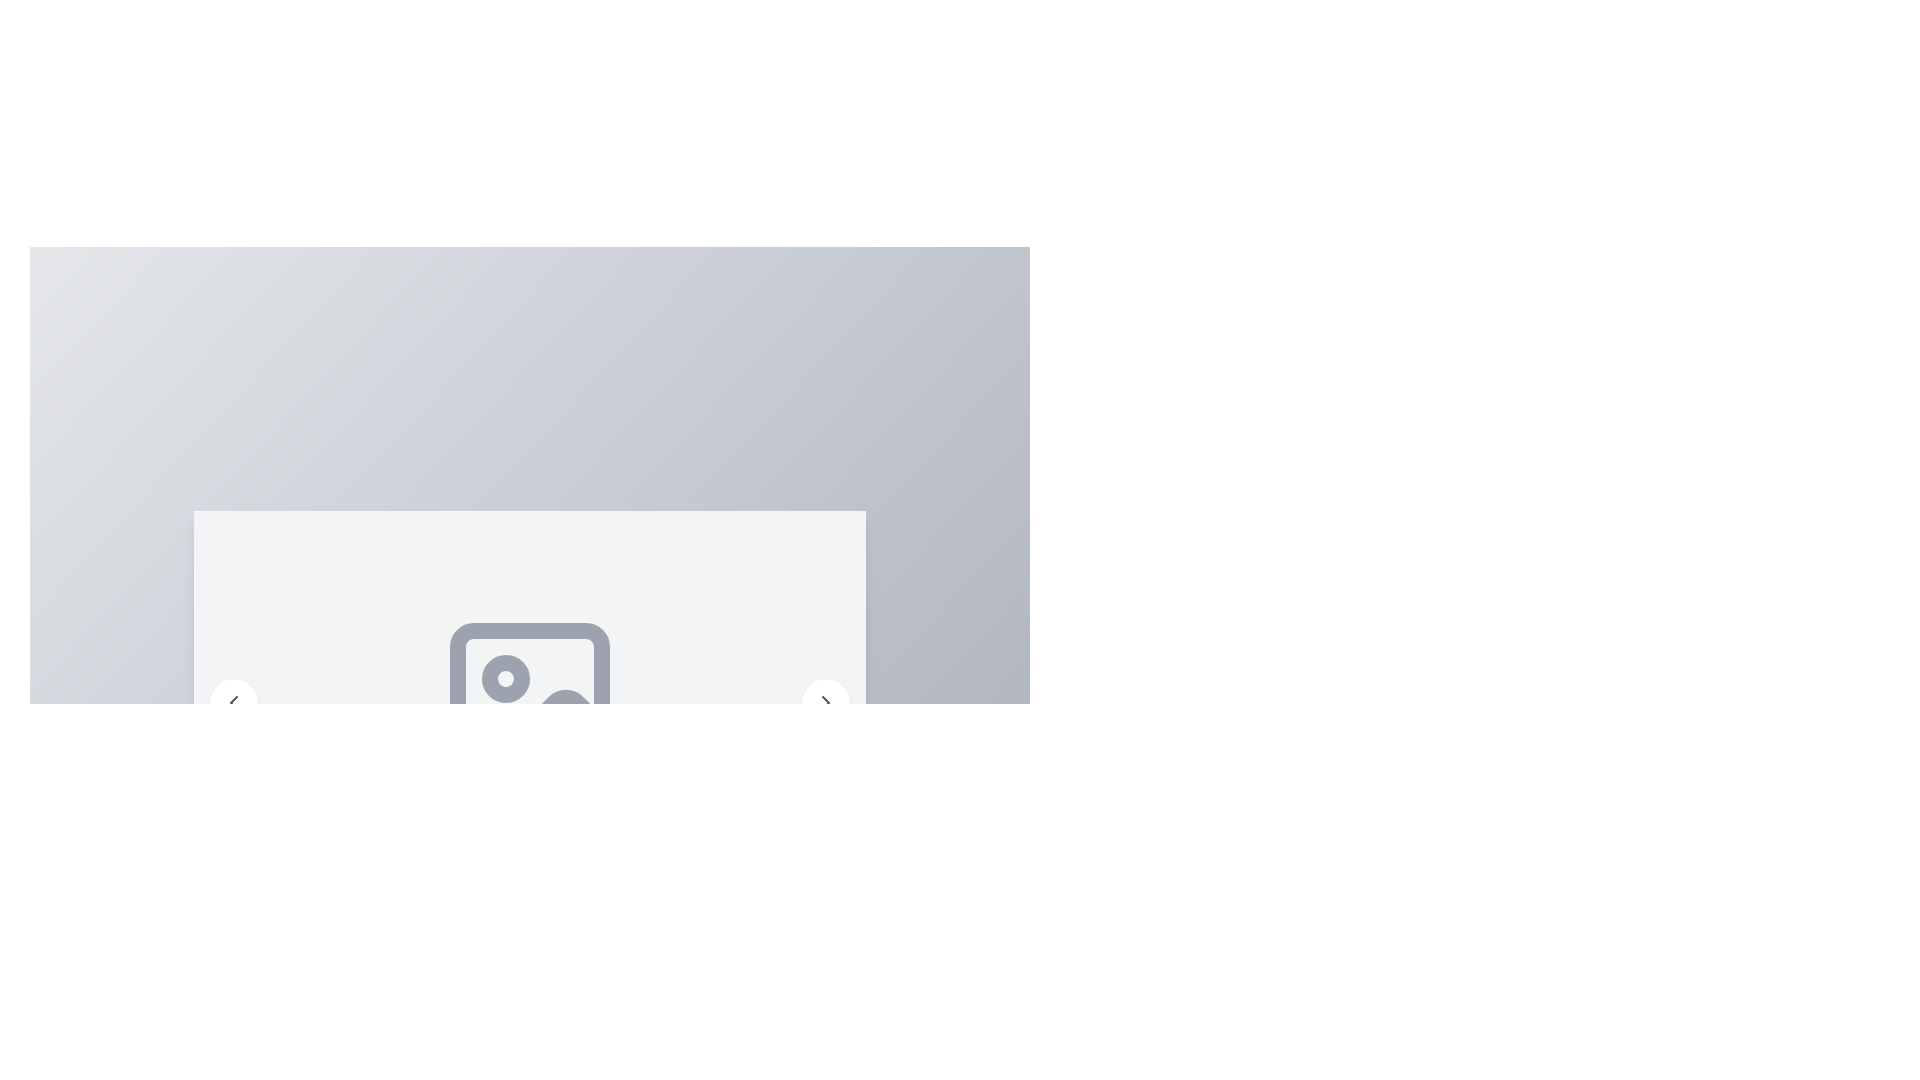  I want to click on the chevron icon located at the bottom-right corner of the interface, so click(825, 701).